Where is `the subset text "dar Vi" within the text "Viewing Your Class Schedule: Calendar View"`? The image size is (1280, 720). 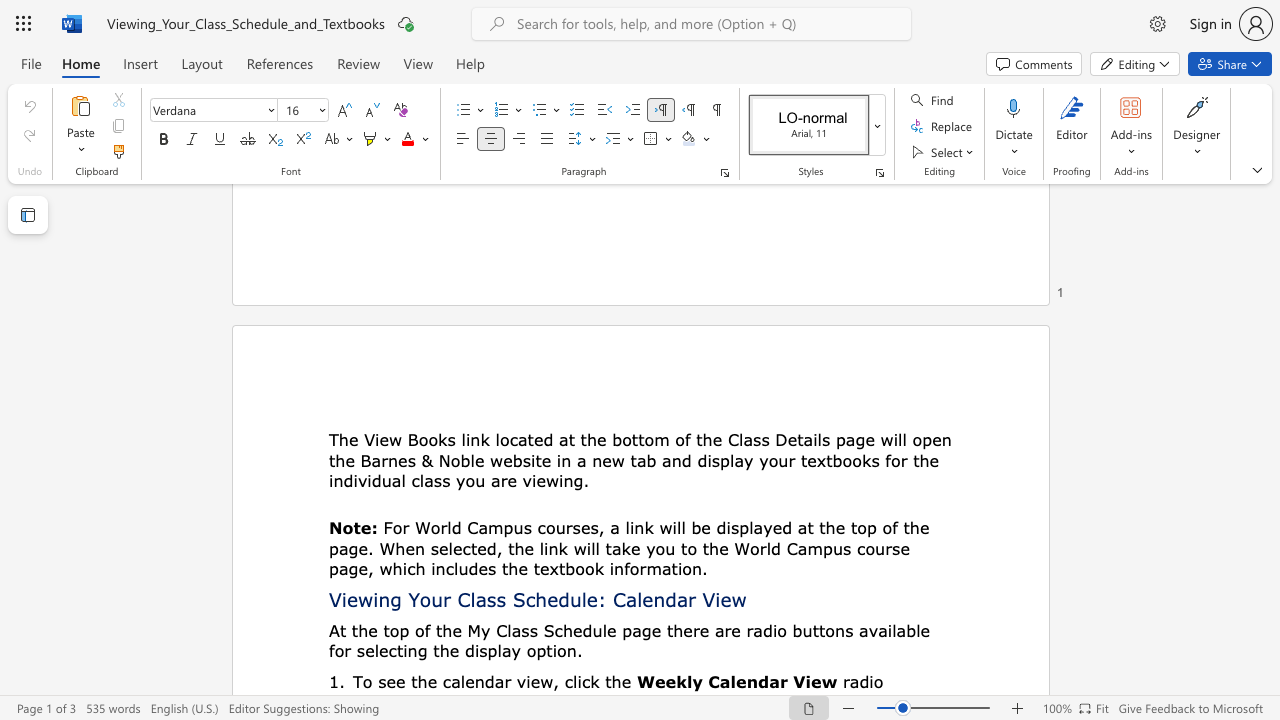
the subset text "dar Vi" within the text "Viewing Your Class Schedule: Calendar View" is located at coordinates (665, 598).